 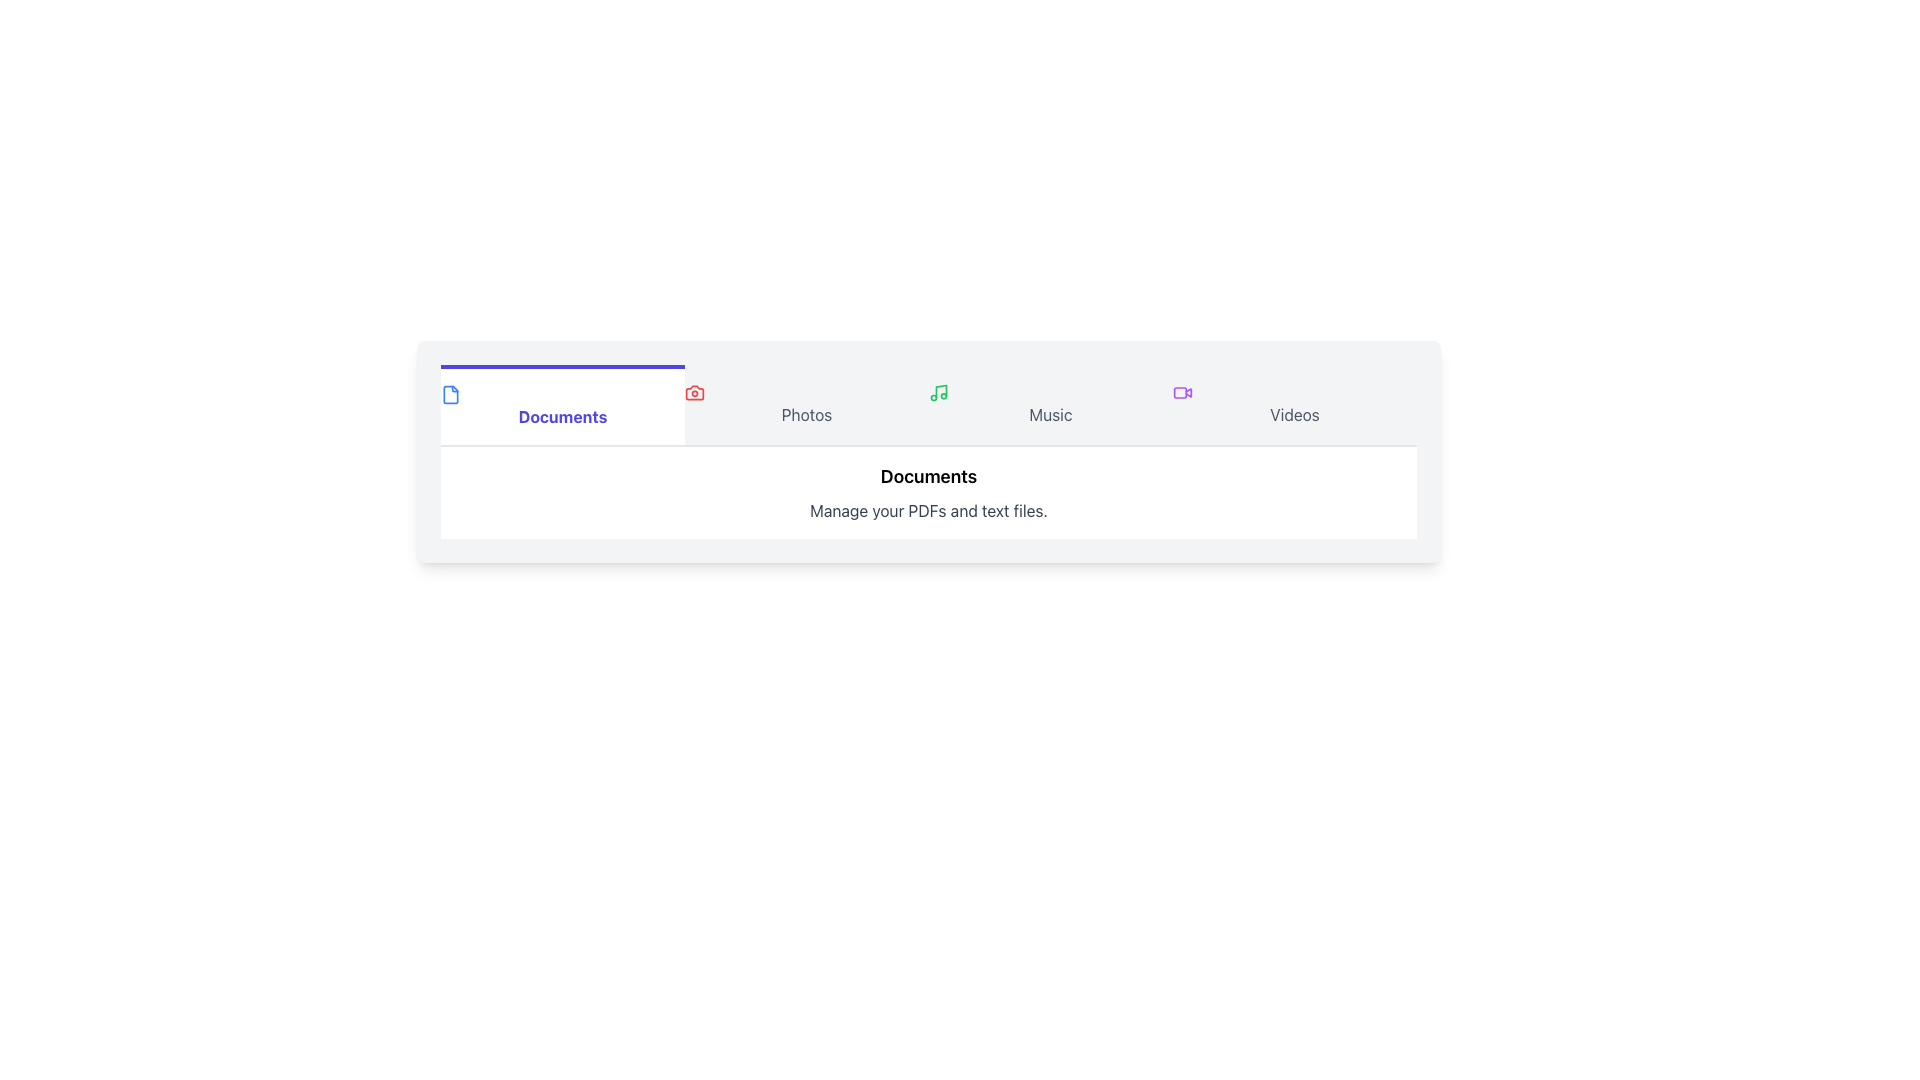 I want to click on the Navigation Tab containing a green musical note icon and the text 'Music', so click(x=1050, y=405).